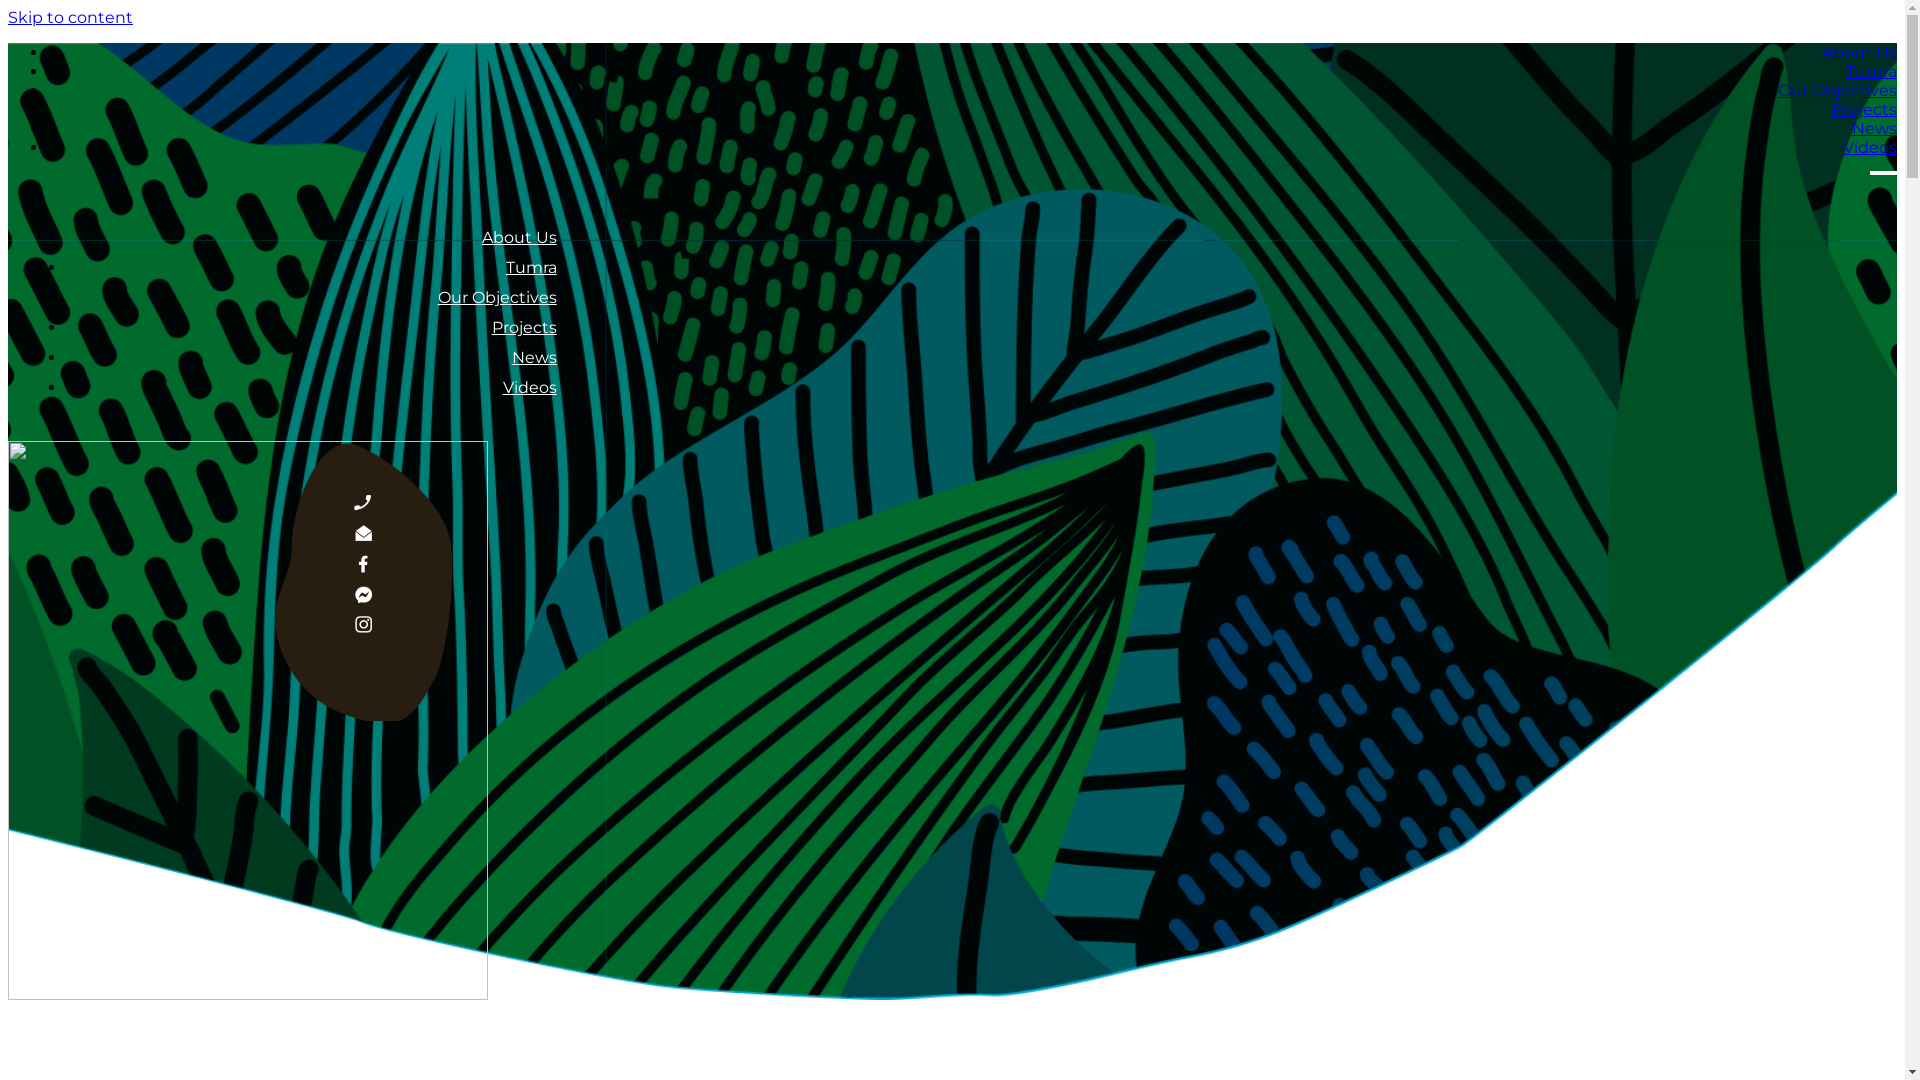 This screenshot has width=1920, height=1080. What do you see at coordinates (1837, 90) in the screenshot?
I see `'Our Objectives'` at bounding box center [1837, 90].